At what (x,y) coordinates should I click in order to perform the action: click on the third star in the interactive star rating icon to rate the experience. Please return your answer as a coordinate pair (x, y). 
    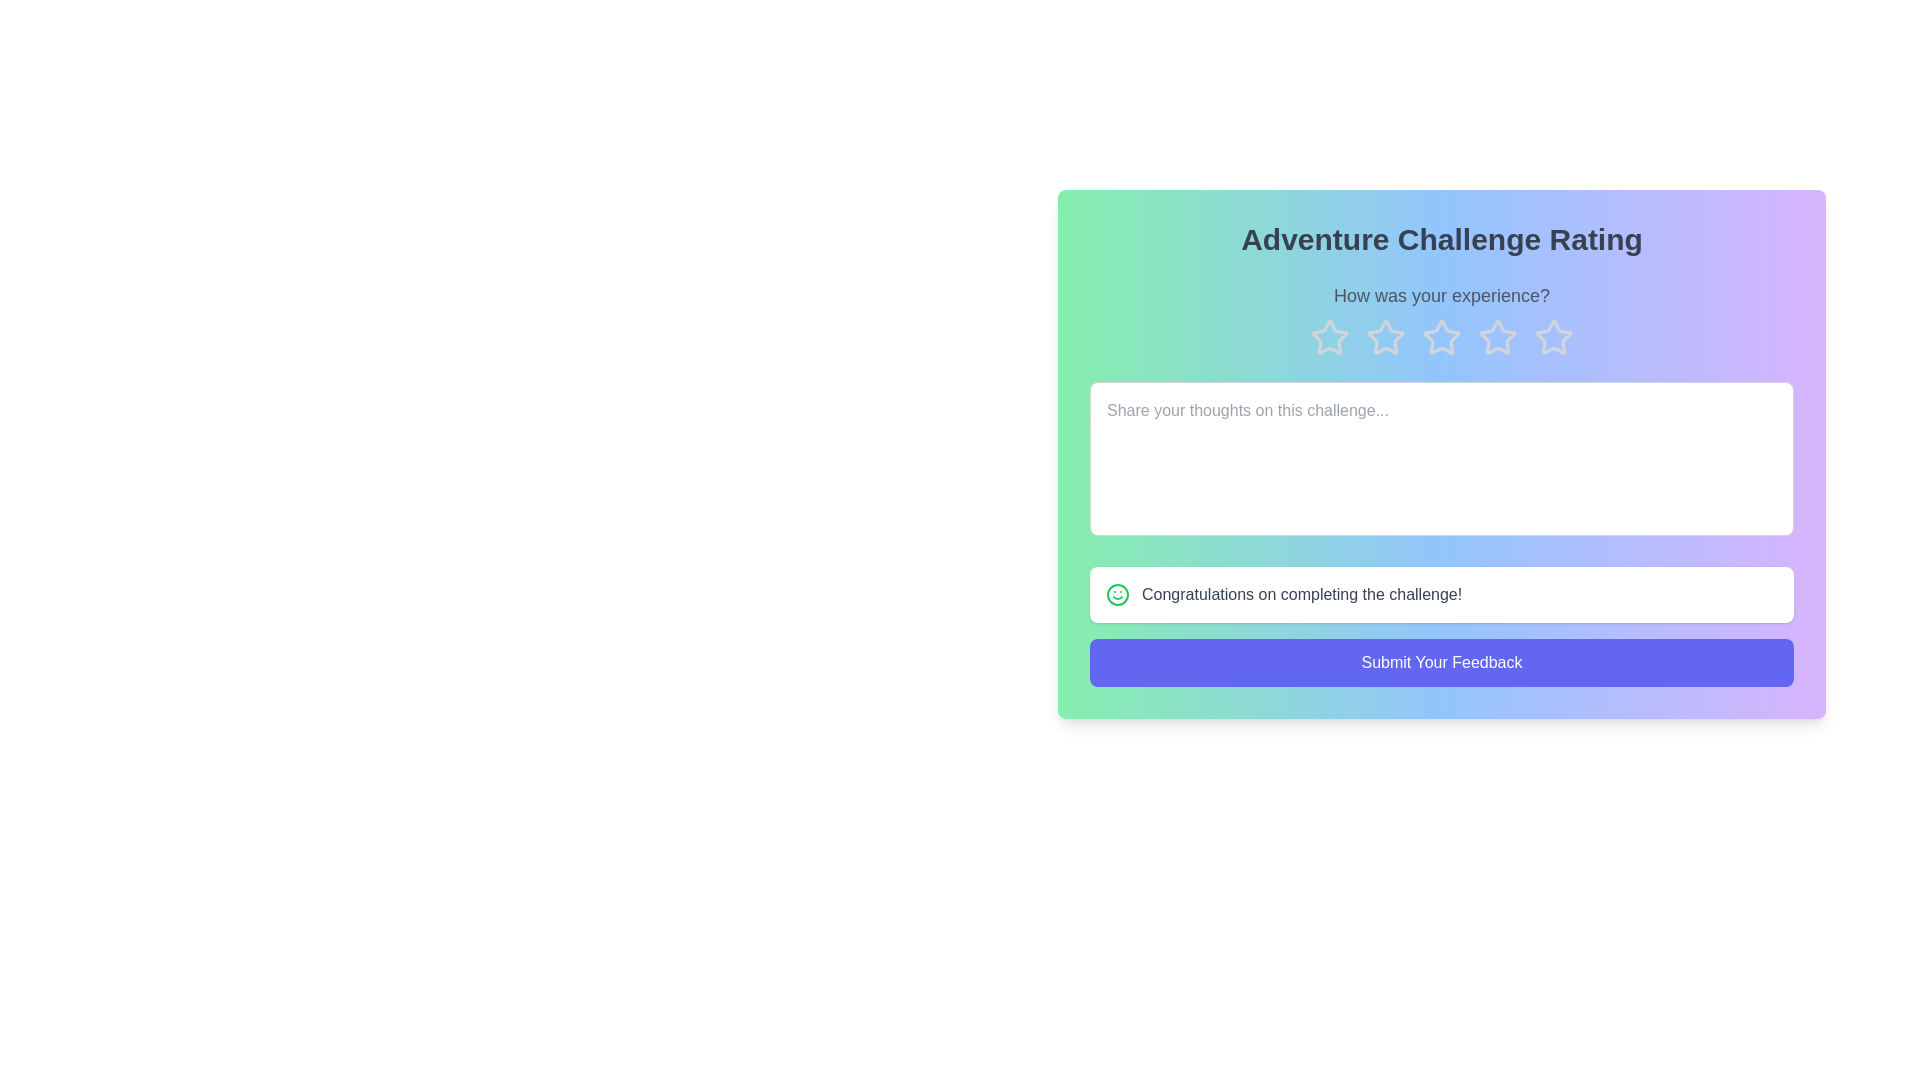
    Looking at the image, I should click on (1441, 337).